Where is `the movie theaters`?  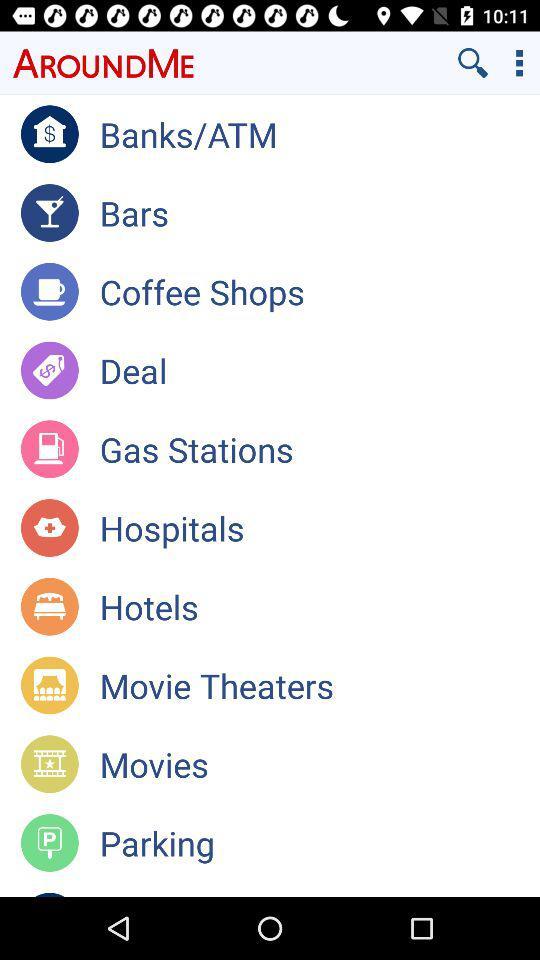 the movie theaters is located at coordinates (319, 685).